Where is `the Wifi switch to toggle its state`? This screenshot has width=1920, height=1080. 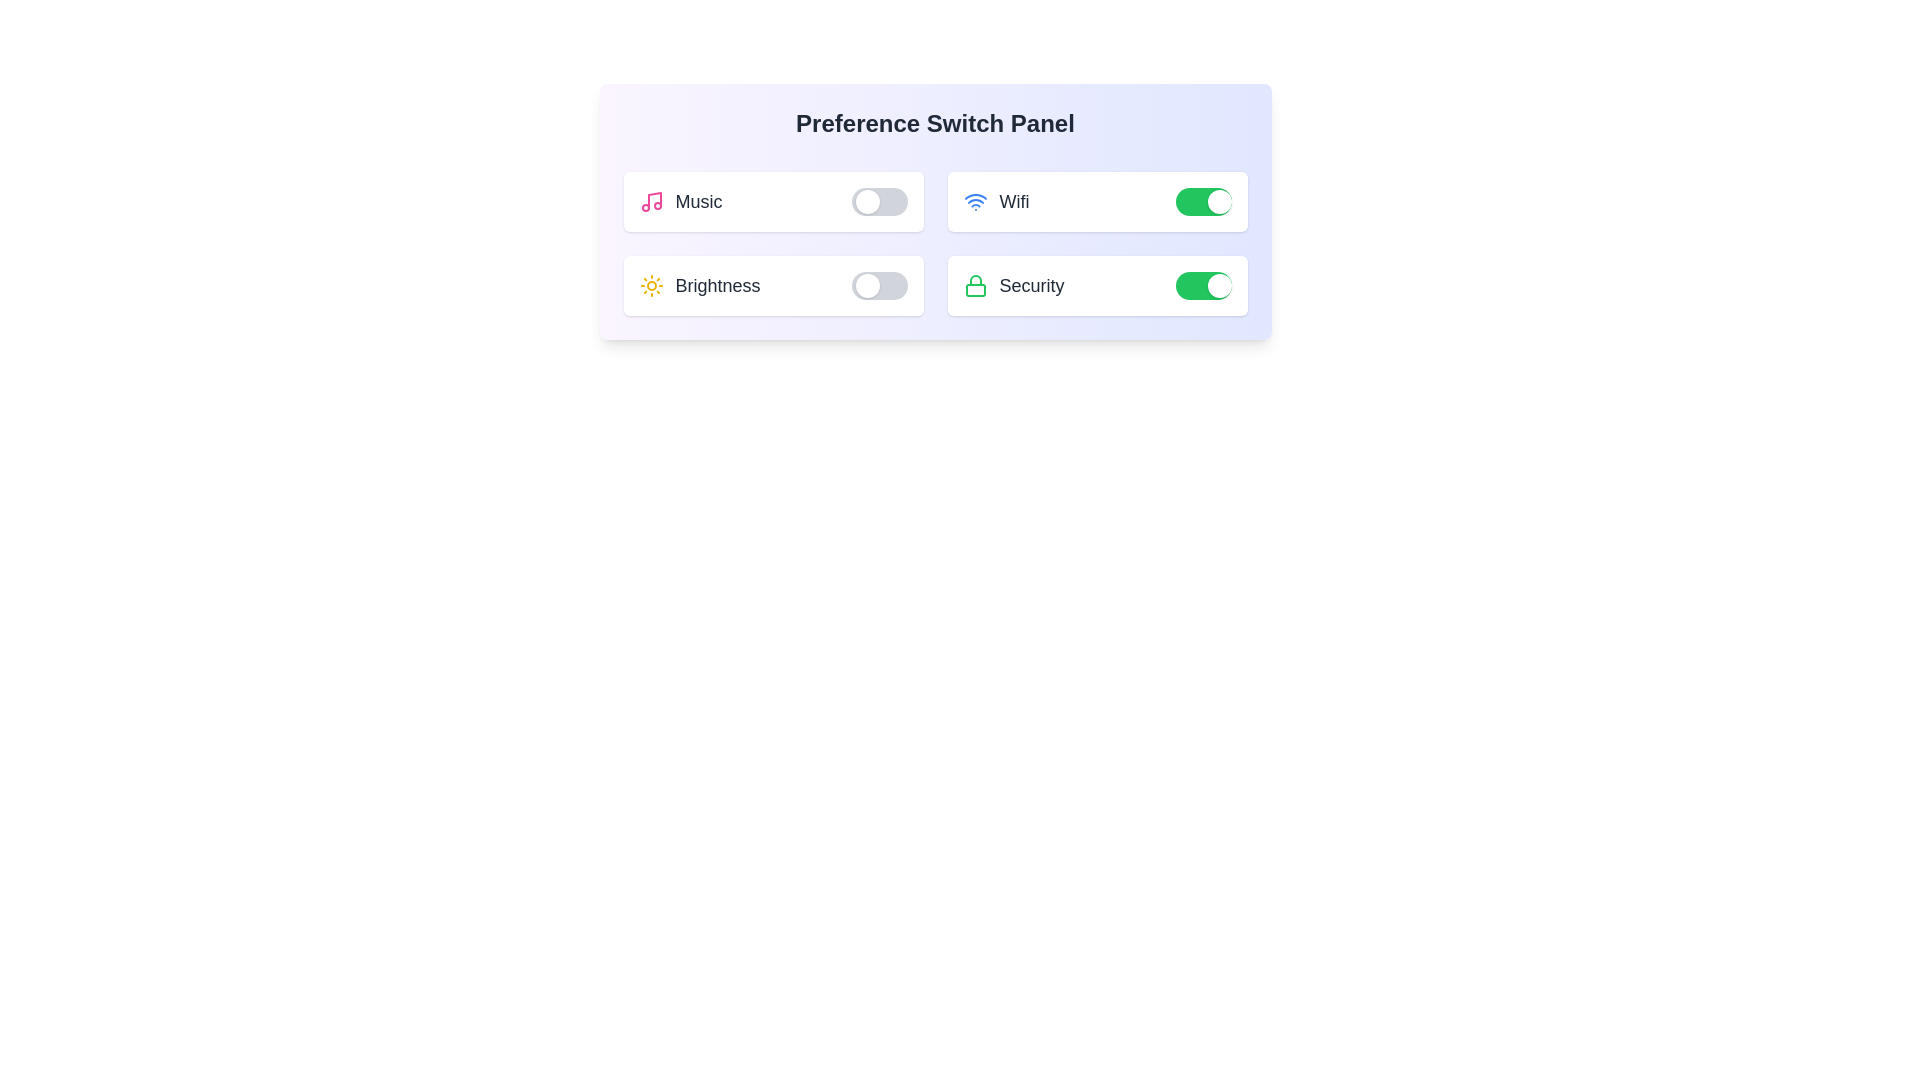 the Wifi switch to toggle its state is located at coordinates (1202, 201).